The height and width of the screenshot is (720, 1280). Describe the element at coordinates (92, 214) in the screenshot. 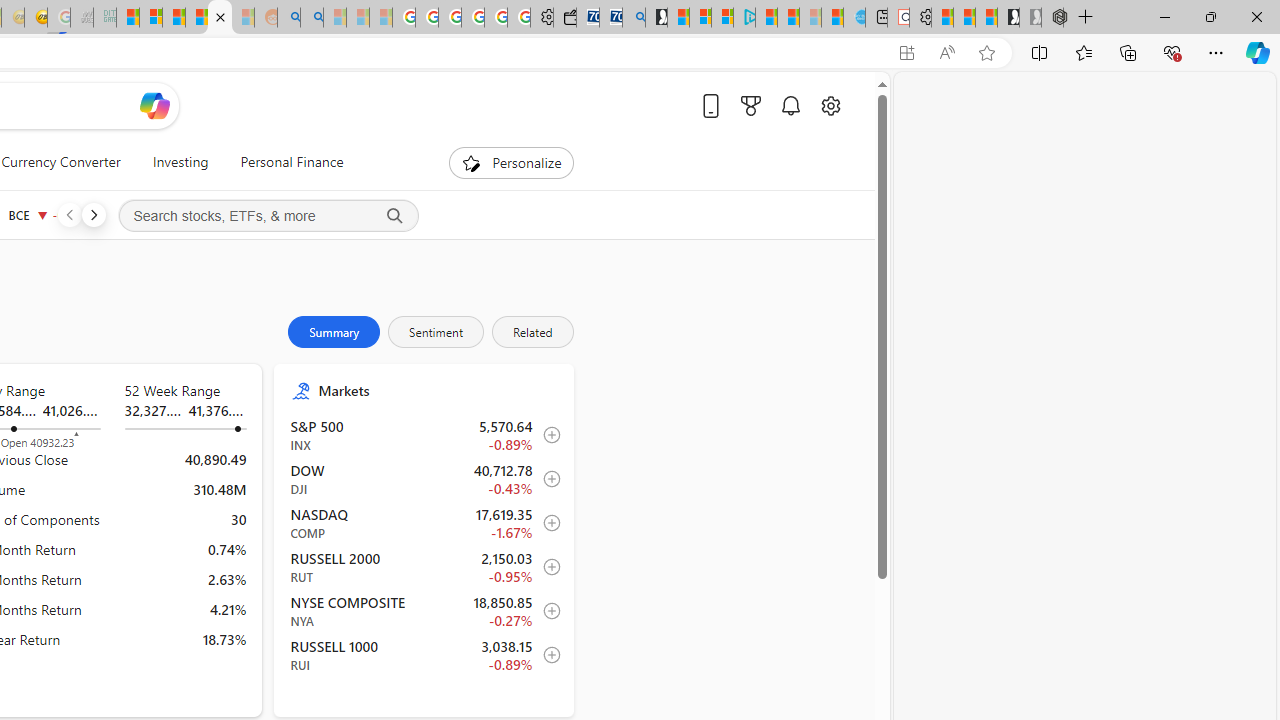

I see `'Next'` at that location.